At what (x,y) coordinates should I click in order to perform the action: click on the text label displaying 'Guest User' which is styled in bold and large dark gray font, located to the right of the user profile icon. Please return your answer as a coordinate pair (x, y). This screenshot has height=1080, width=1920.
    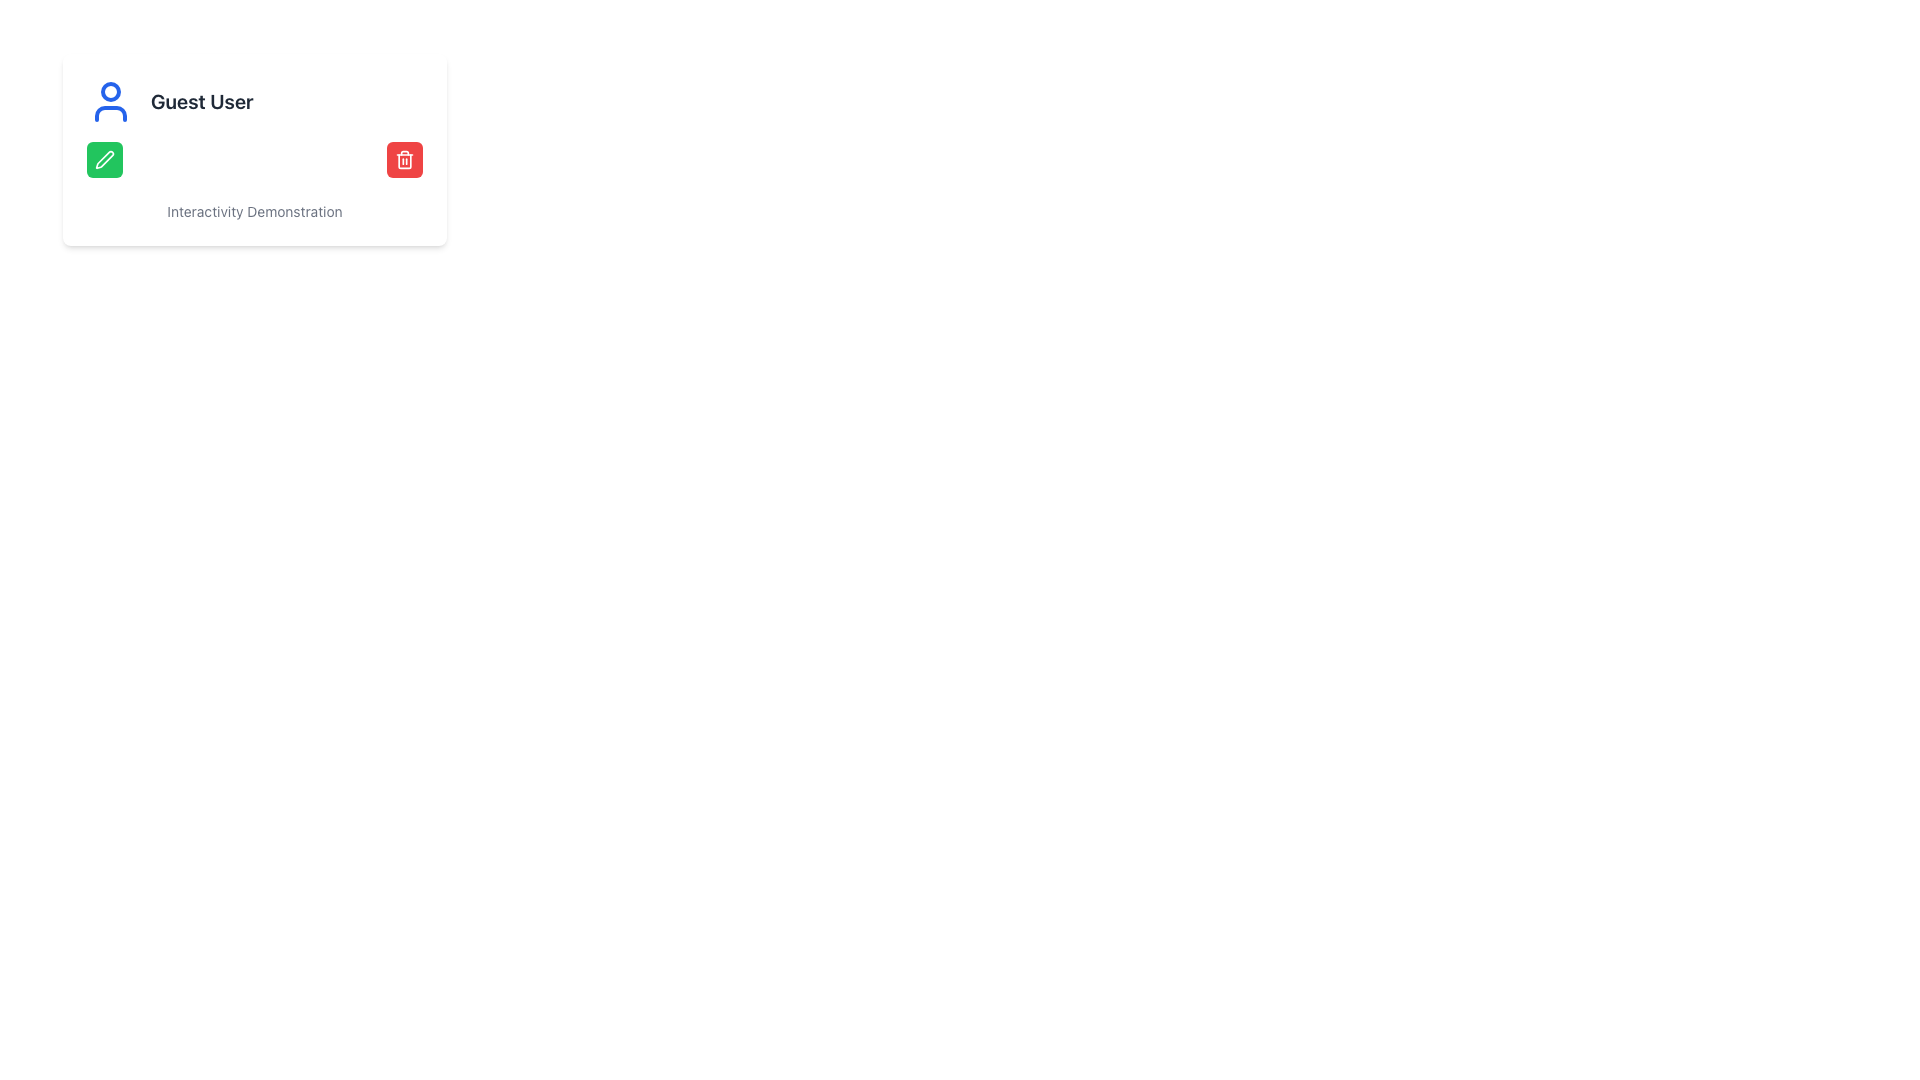
    Looking at the image, I should click on (202, 101).